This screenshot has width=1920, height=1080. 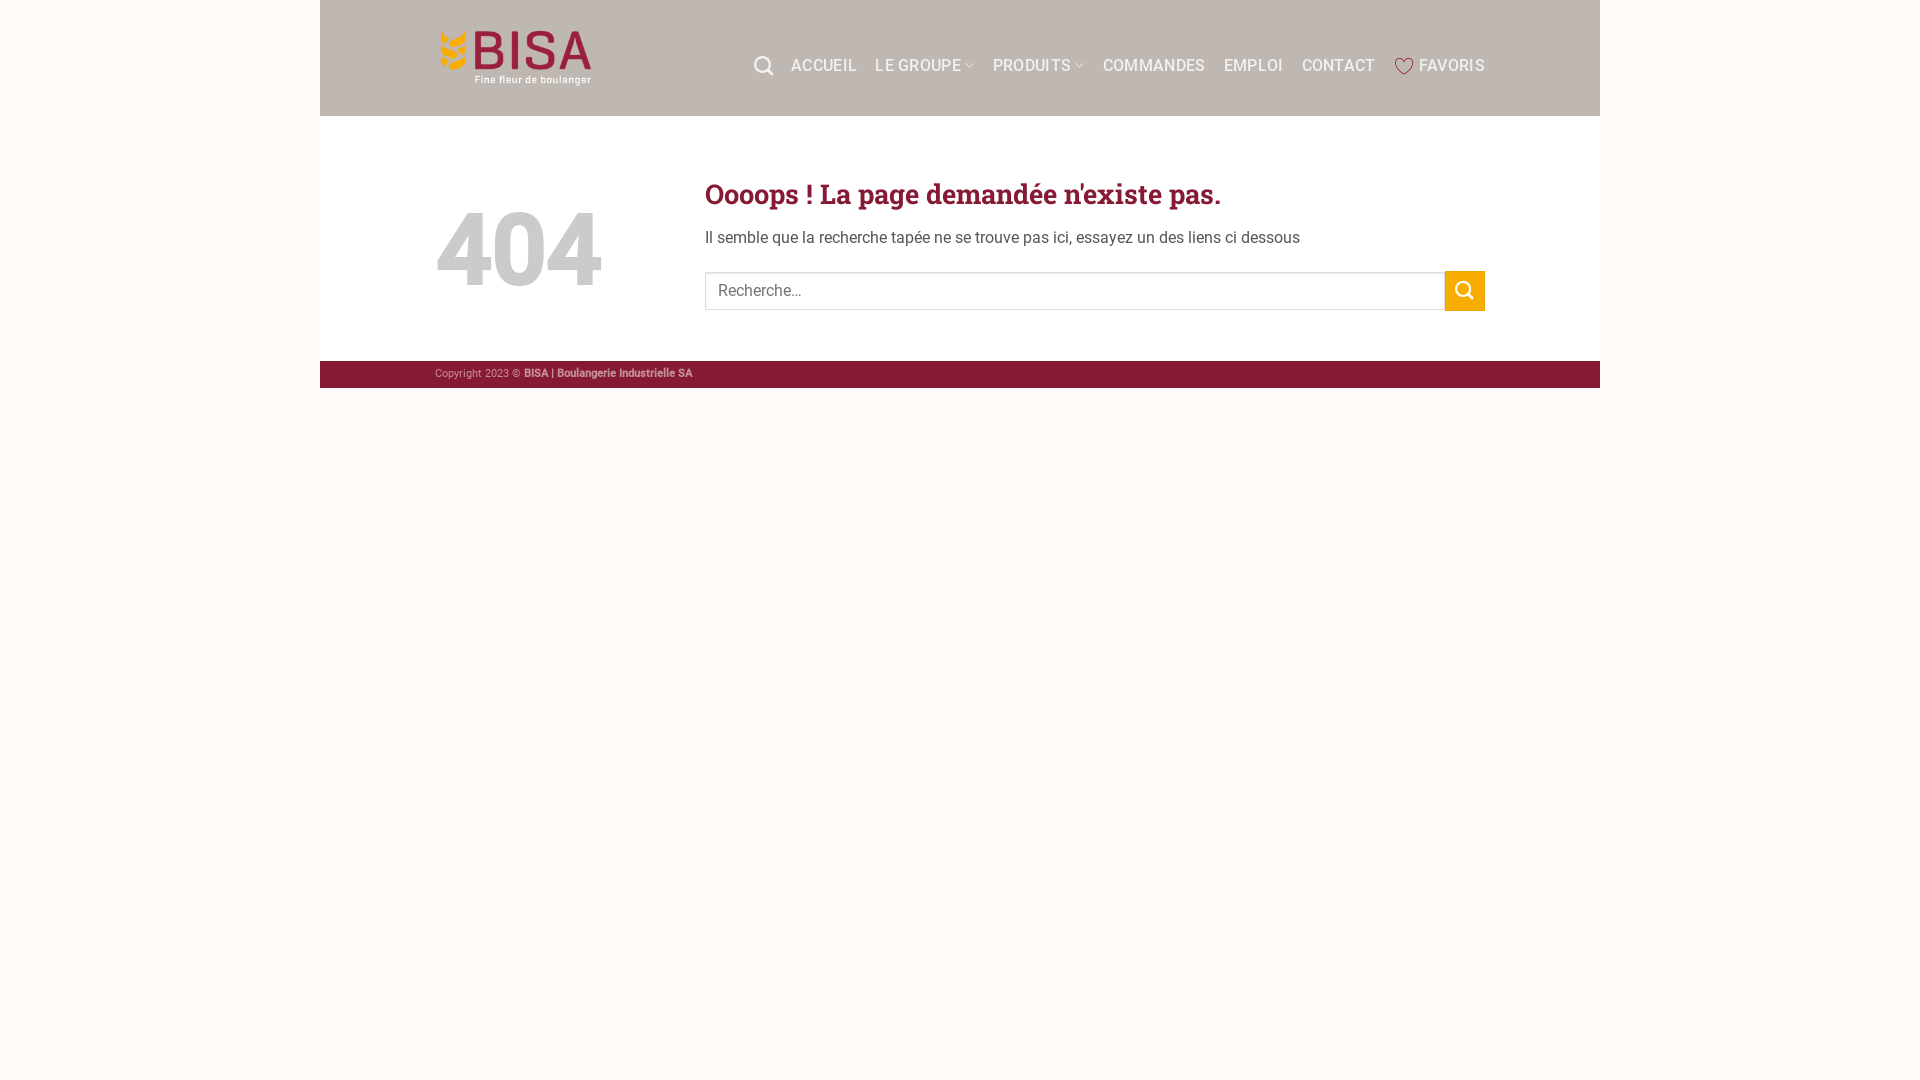 What do you see at coordinates (1339, 64) in the screenshot?
I see `'CONTACT'` at bounding box center [1339, 64].